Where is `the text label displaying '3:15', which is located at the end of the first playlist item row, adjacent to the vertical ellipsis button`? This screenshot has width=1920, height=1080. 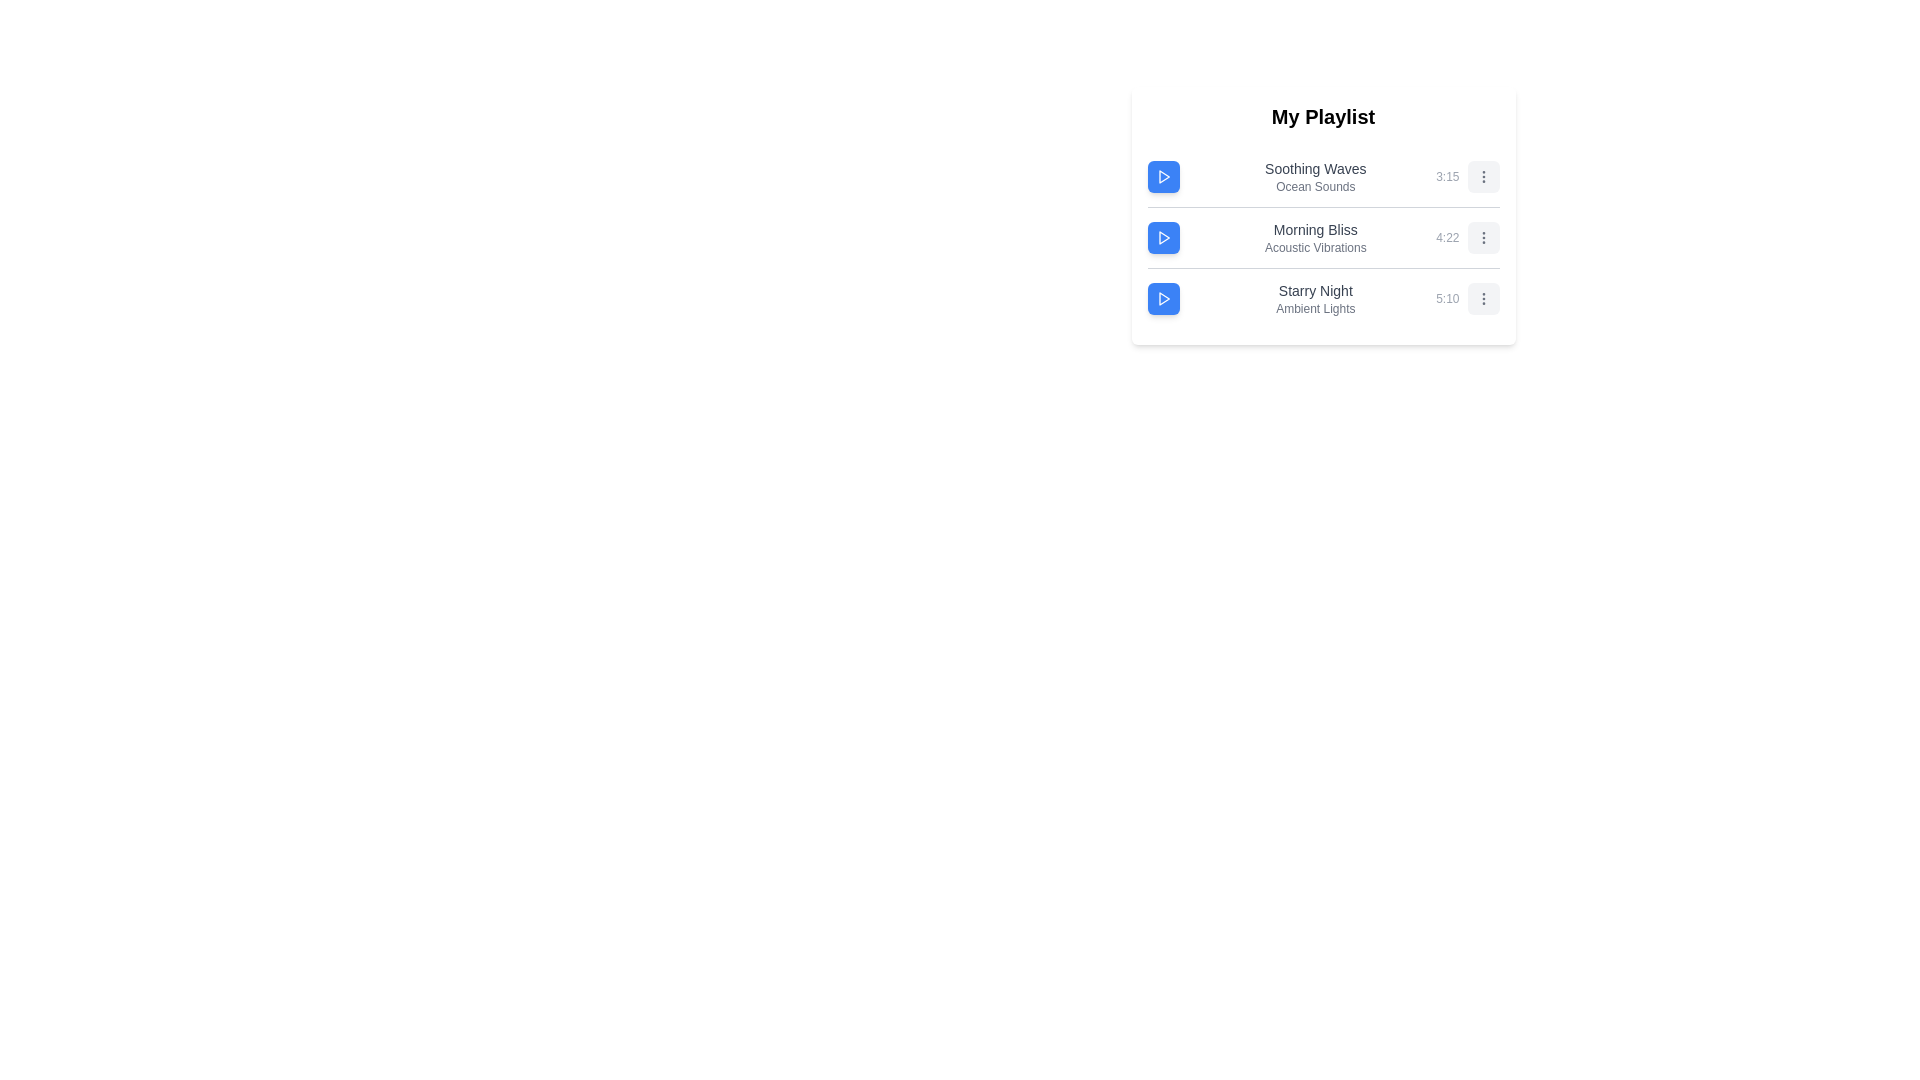
the text label displaying '3:15', which is located at the end of the first playlist item row, adjacent to the vertical ellipsis button is located at coordinates (1447, 176).